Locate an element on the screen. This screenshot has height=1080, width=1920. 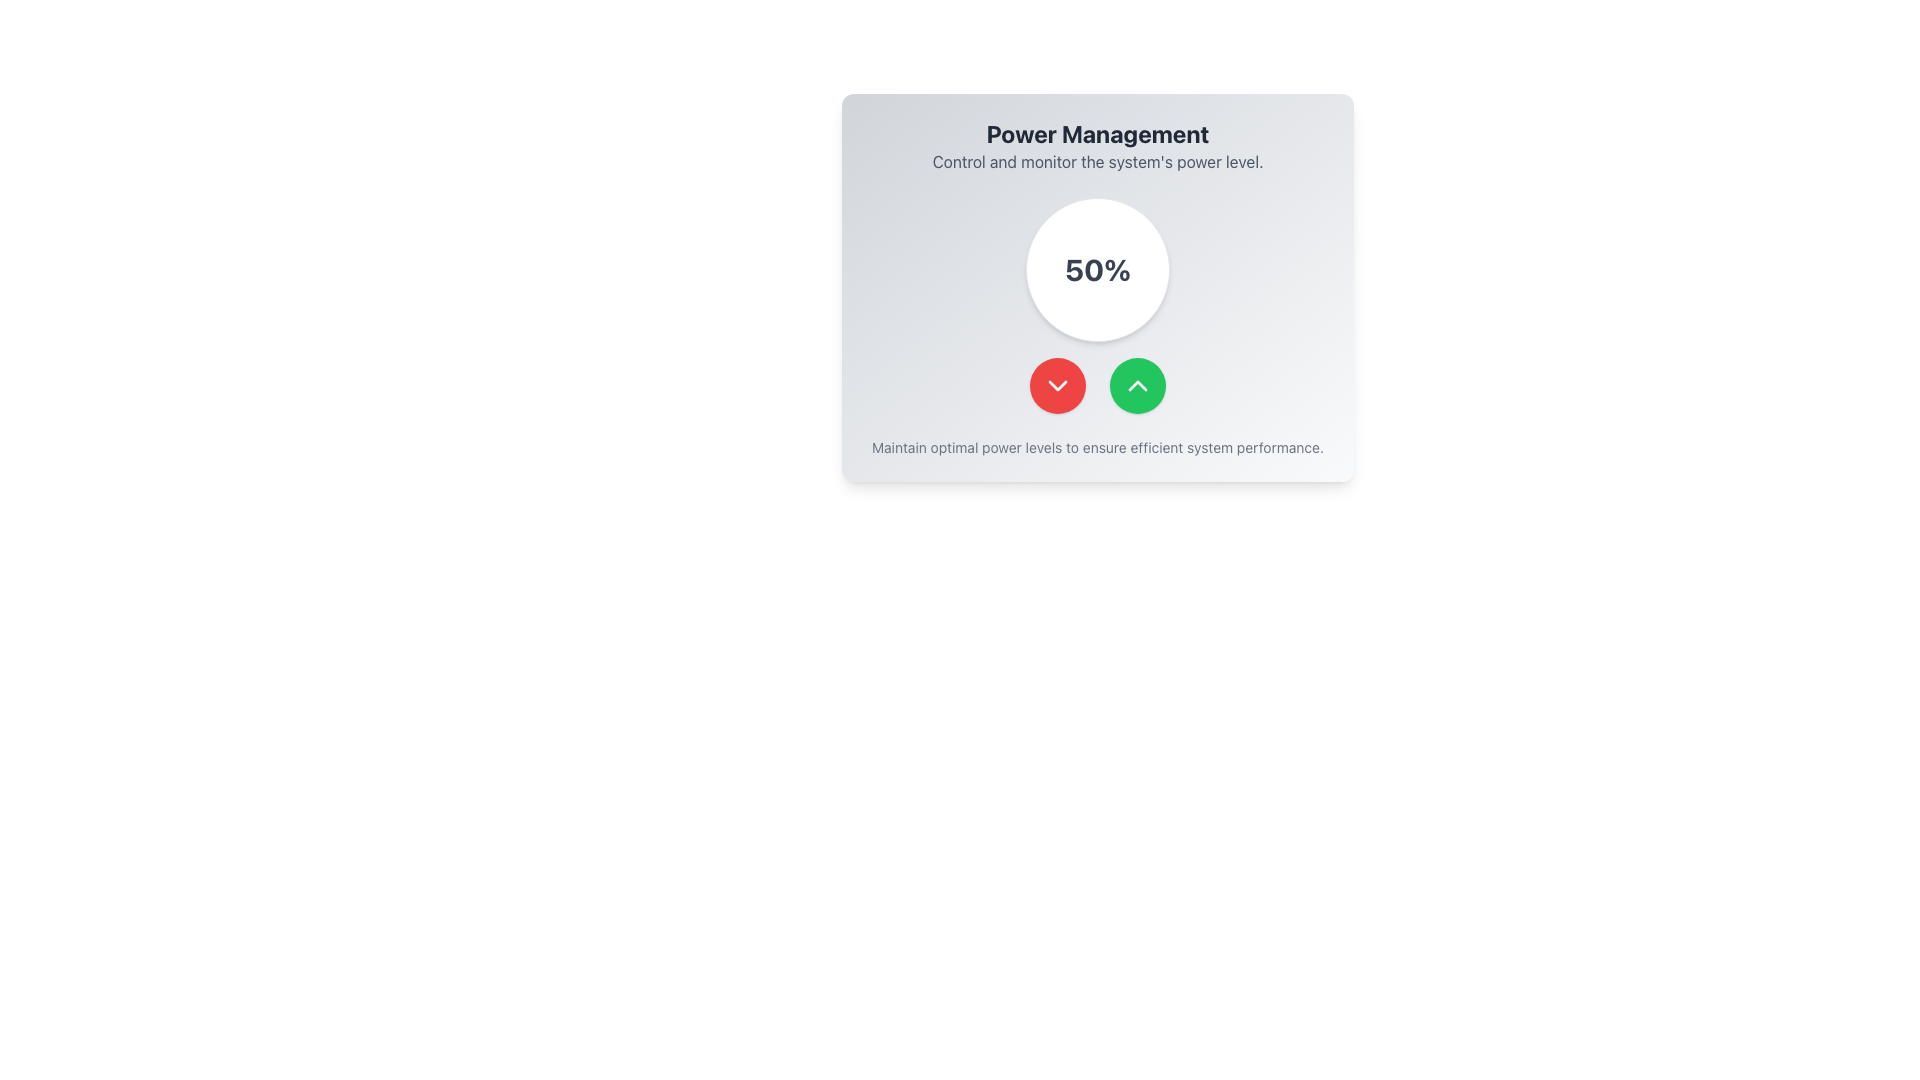
the static informational display that represents a 50% power level value, which is centrally positioned at the top of a column layout in the power management interface is located at coordinates (1097, 270).